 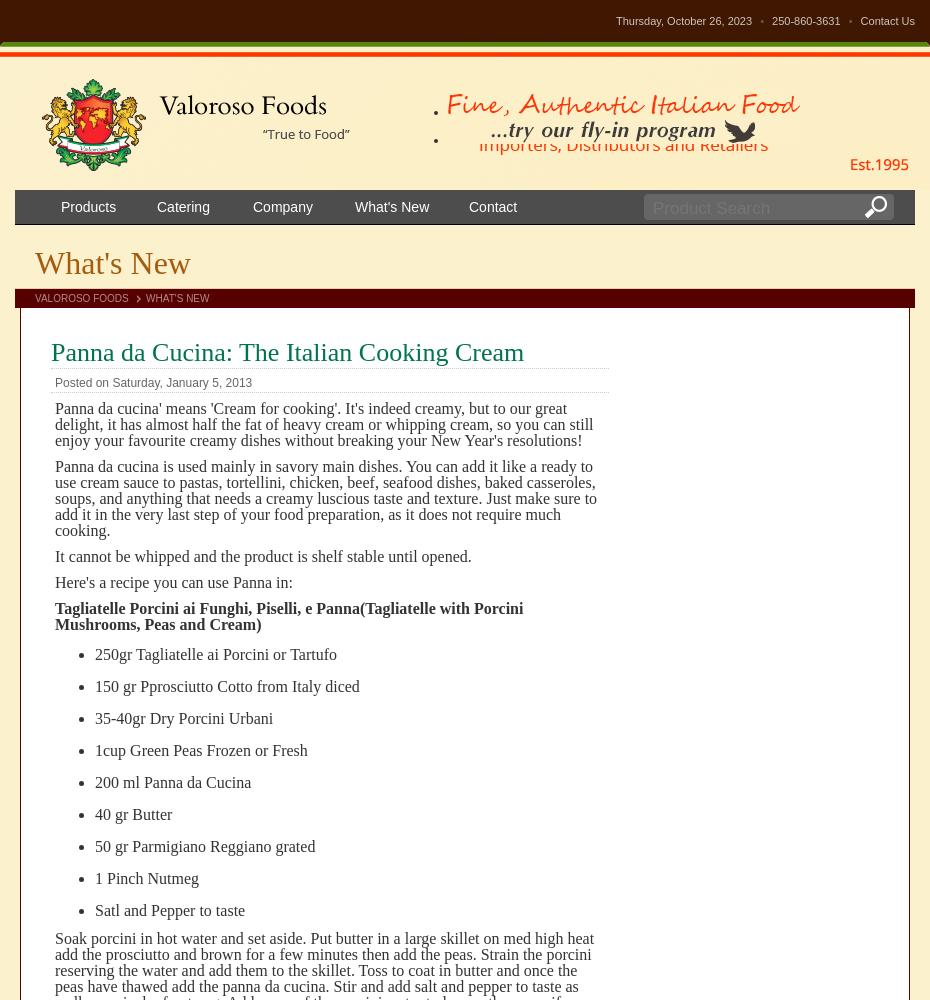 What do you see at coordinates (153, 383) in the screenshot?
I see `'Posted on Saturday, January 5, 2013'` at bounding box center [153, 383].